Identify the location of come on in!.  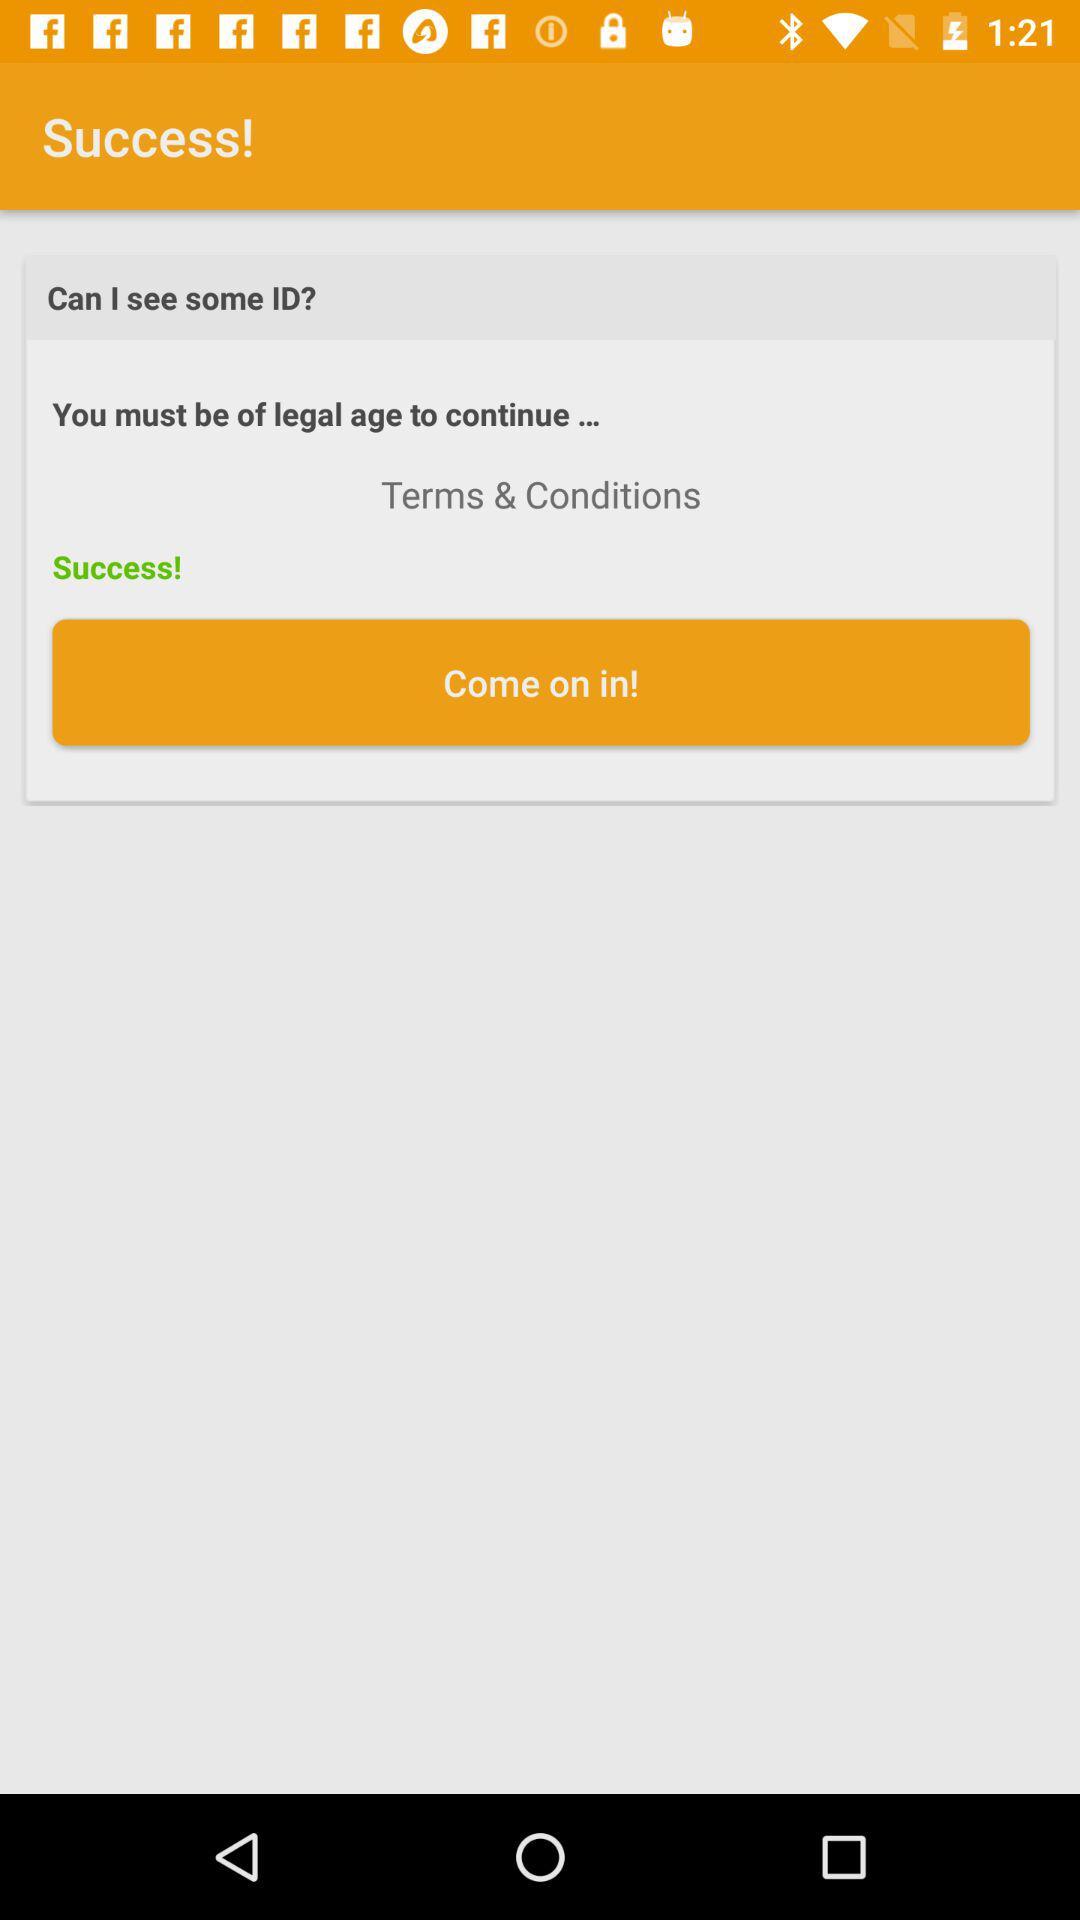
(541, 682).